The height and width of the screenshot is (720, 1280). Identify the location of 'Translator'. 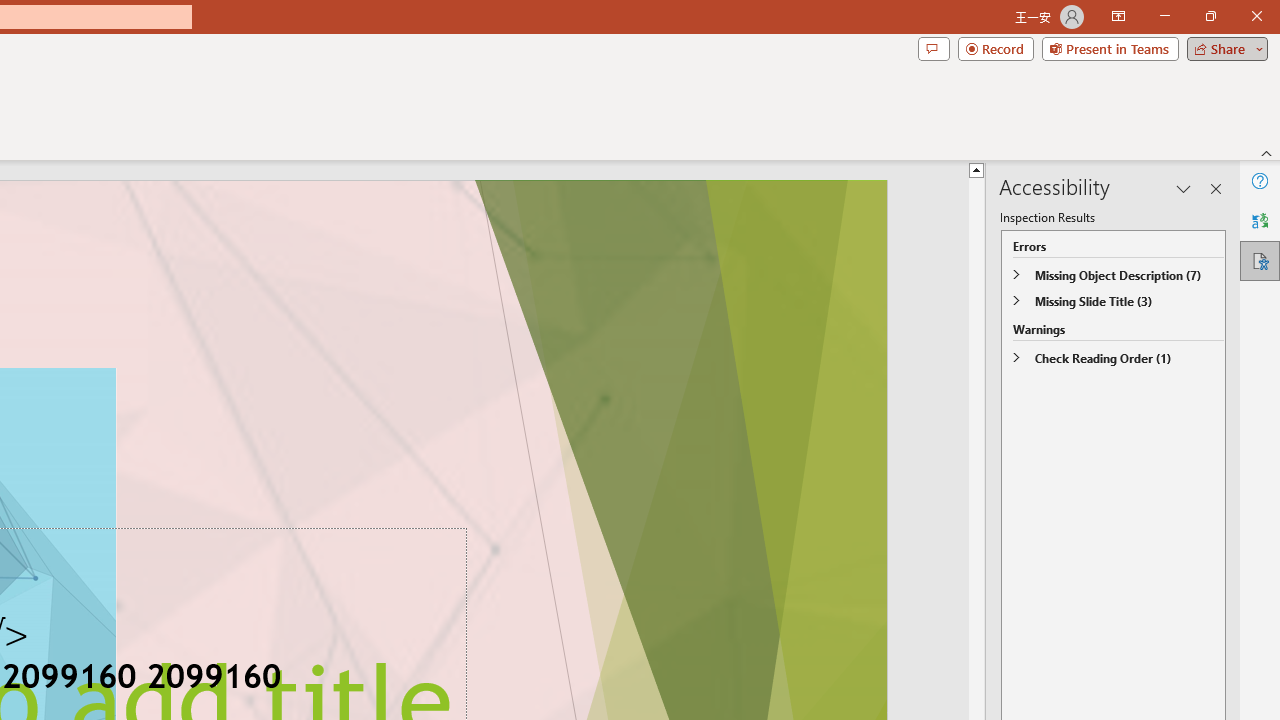
(1259, 221).